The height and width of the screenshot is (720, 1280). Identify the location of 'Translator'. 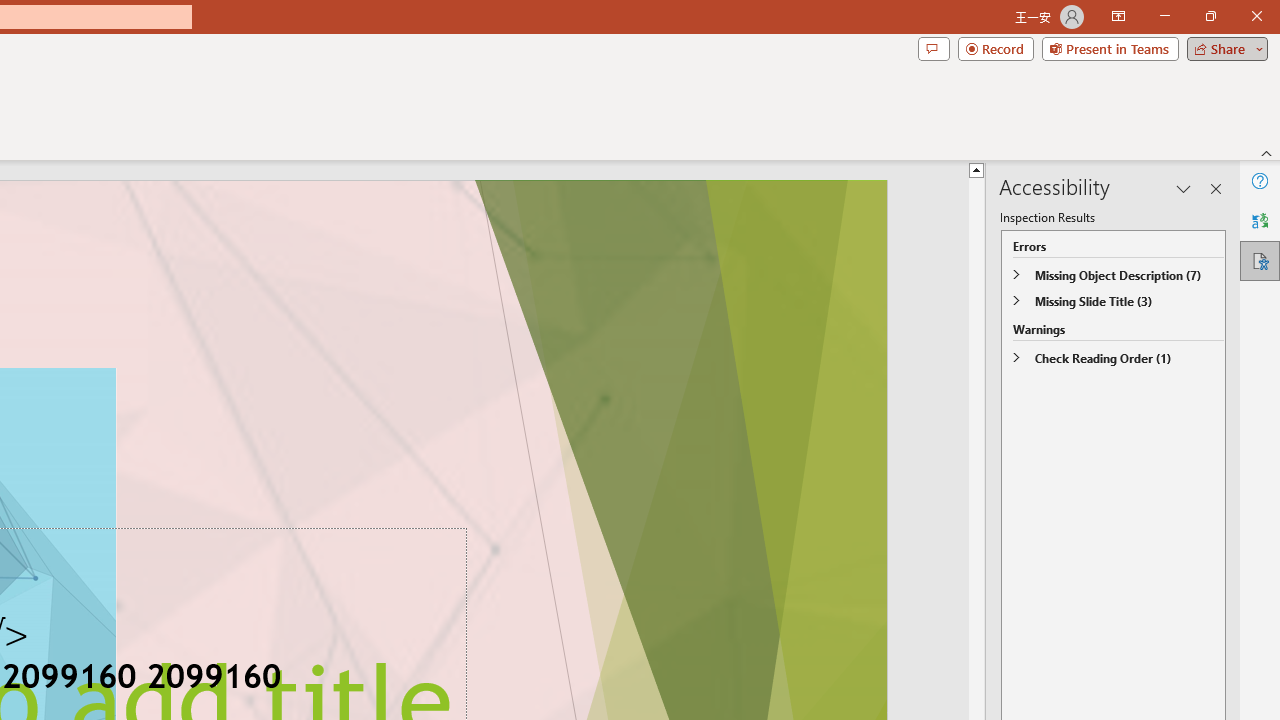
(1259, 221).